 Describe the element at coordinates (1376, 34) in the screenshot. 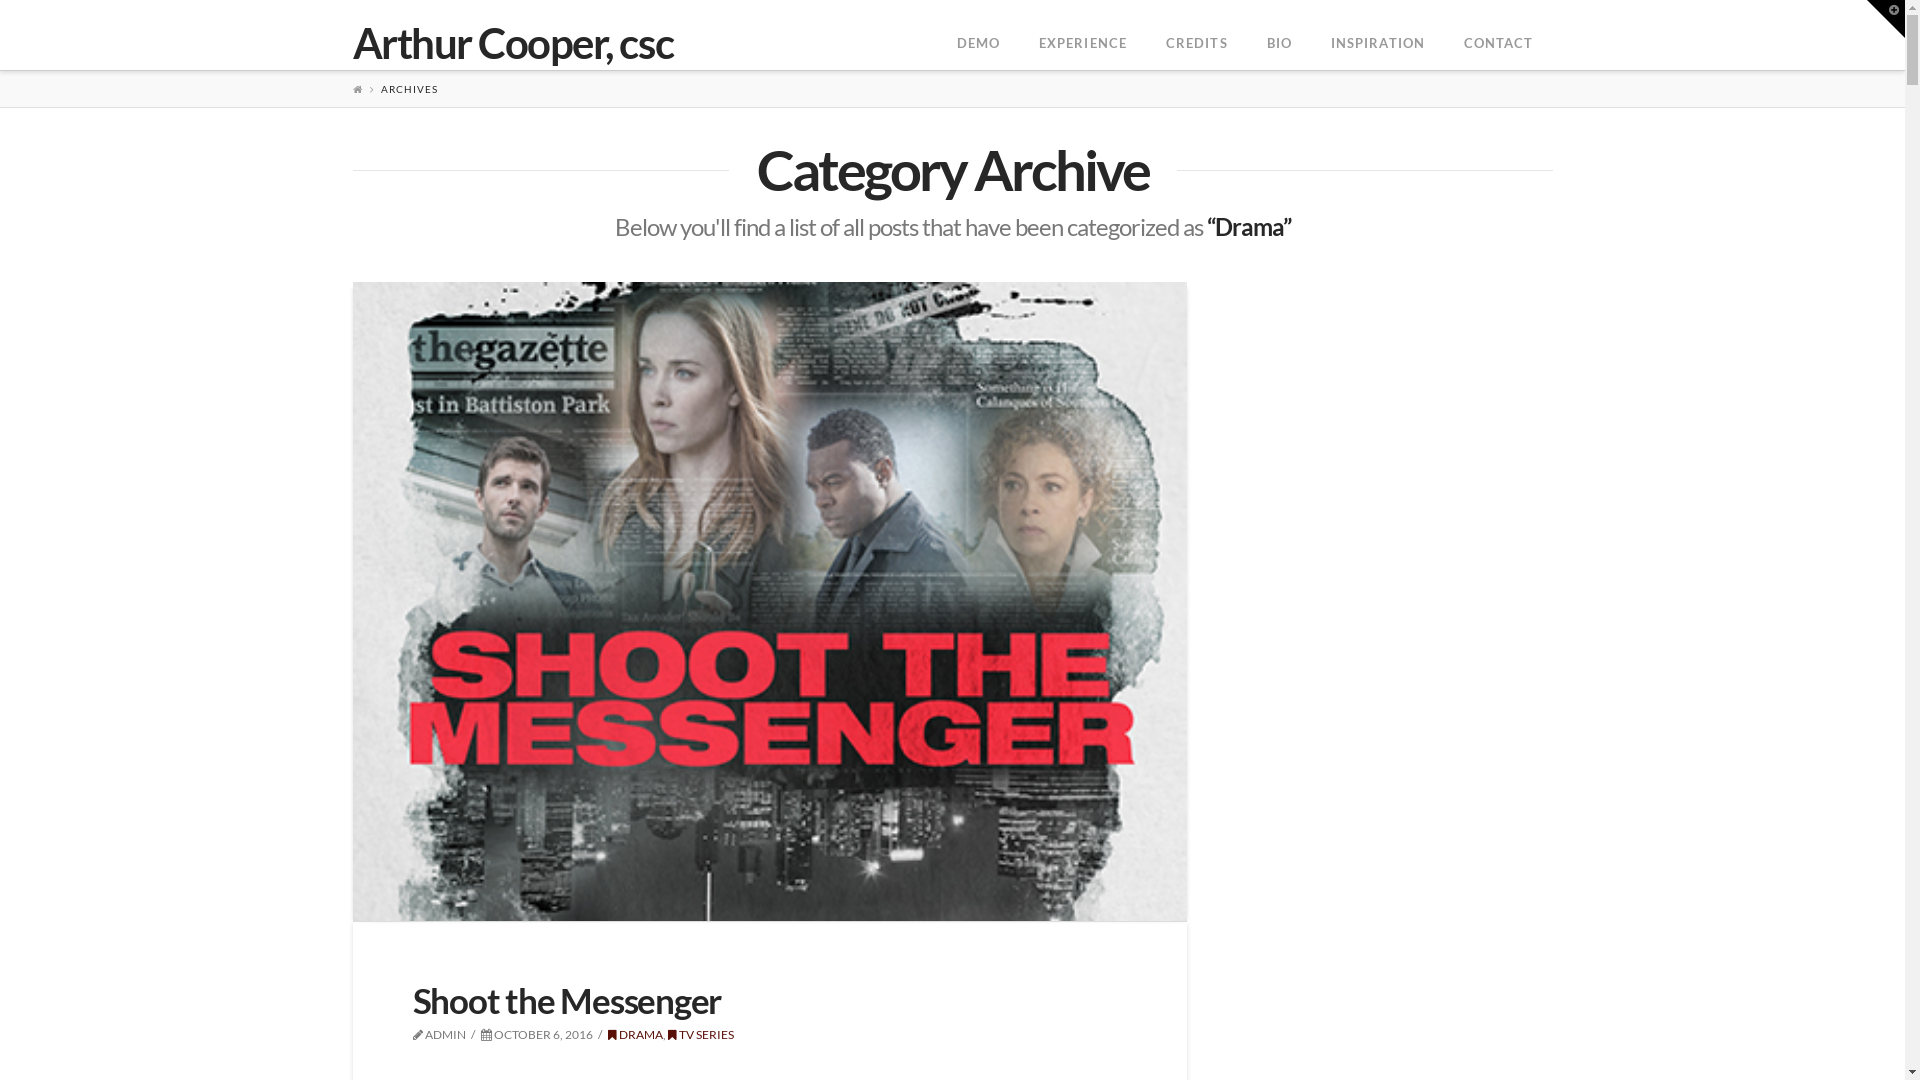

I see `'INSPIRATION'` at that location.